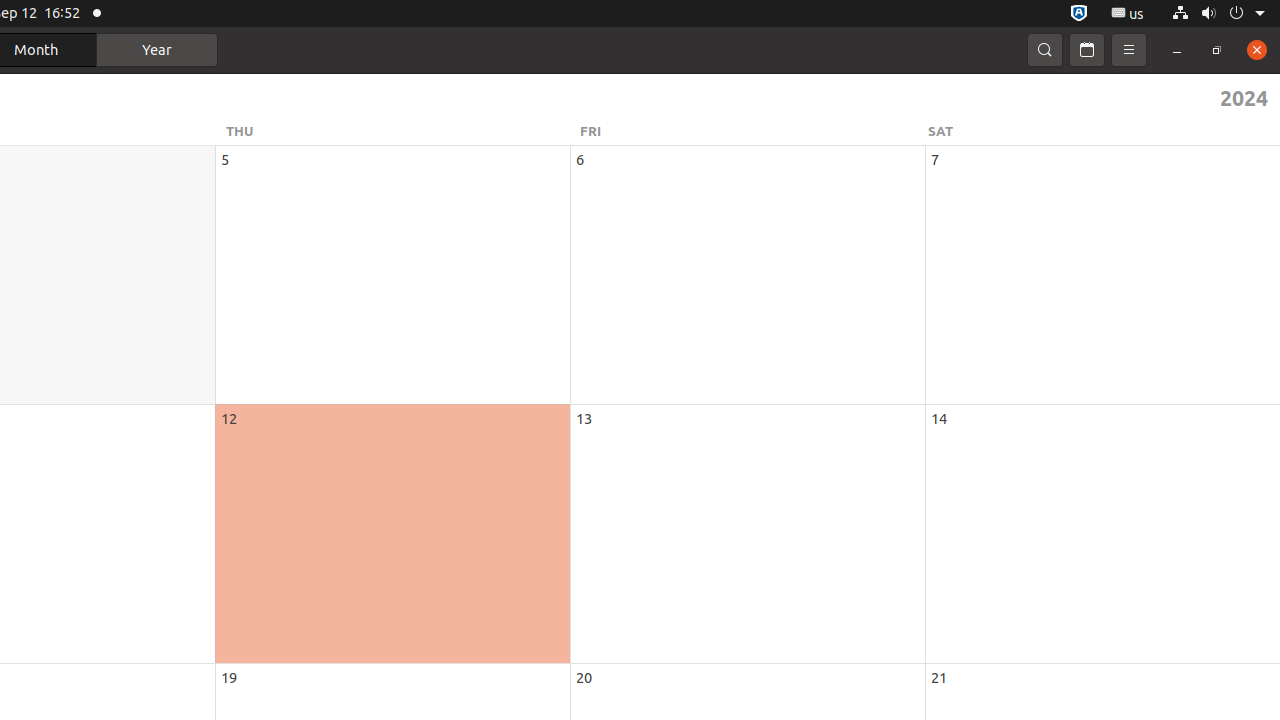  Describe the element at coordinates (1176, 48) in the screenshot. I see `'Minimize'` at that location.